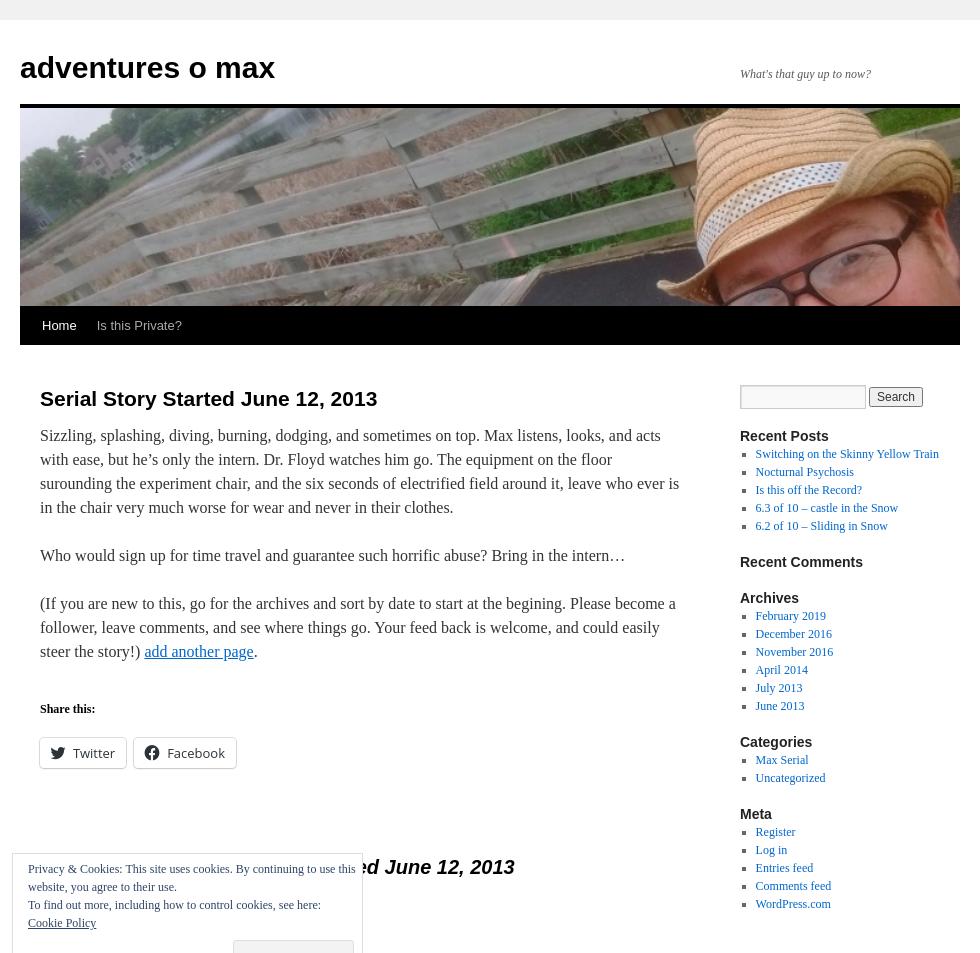 This screenshot has width=980, height=953. I want to click on 'Privacy & Cookies: This site uses cookies. By continuing to use this website, you agree to their use.', so click(191, 877).